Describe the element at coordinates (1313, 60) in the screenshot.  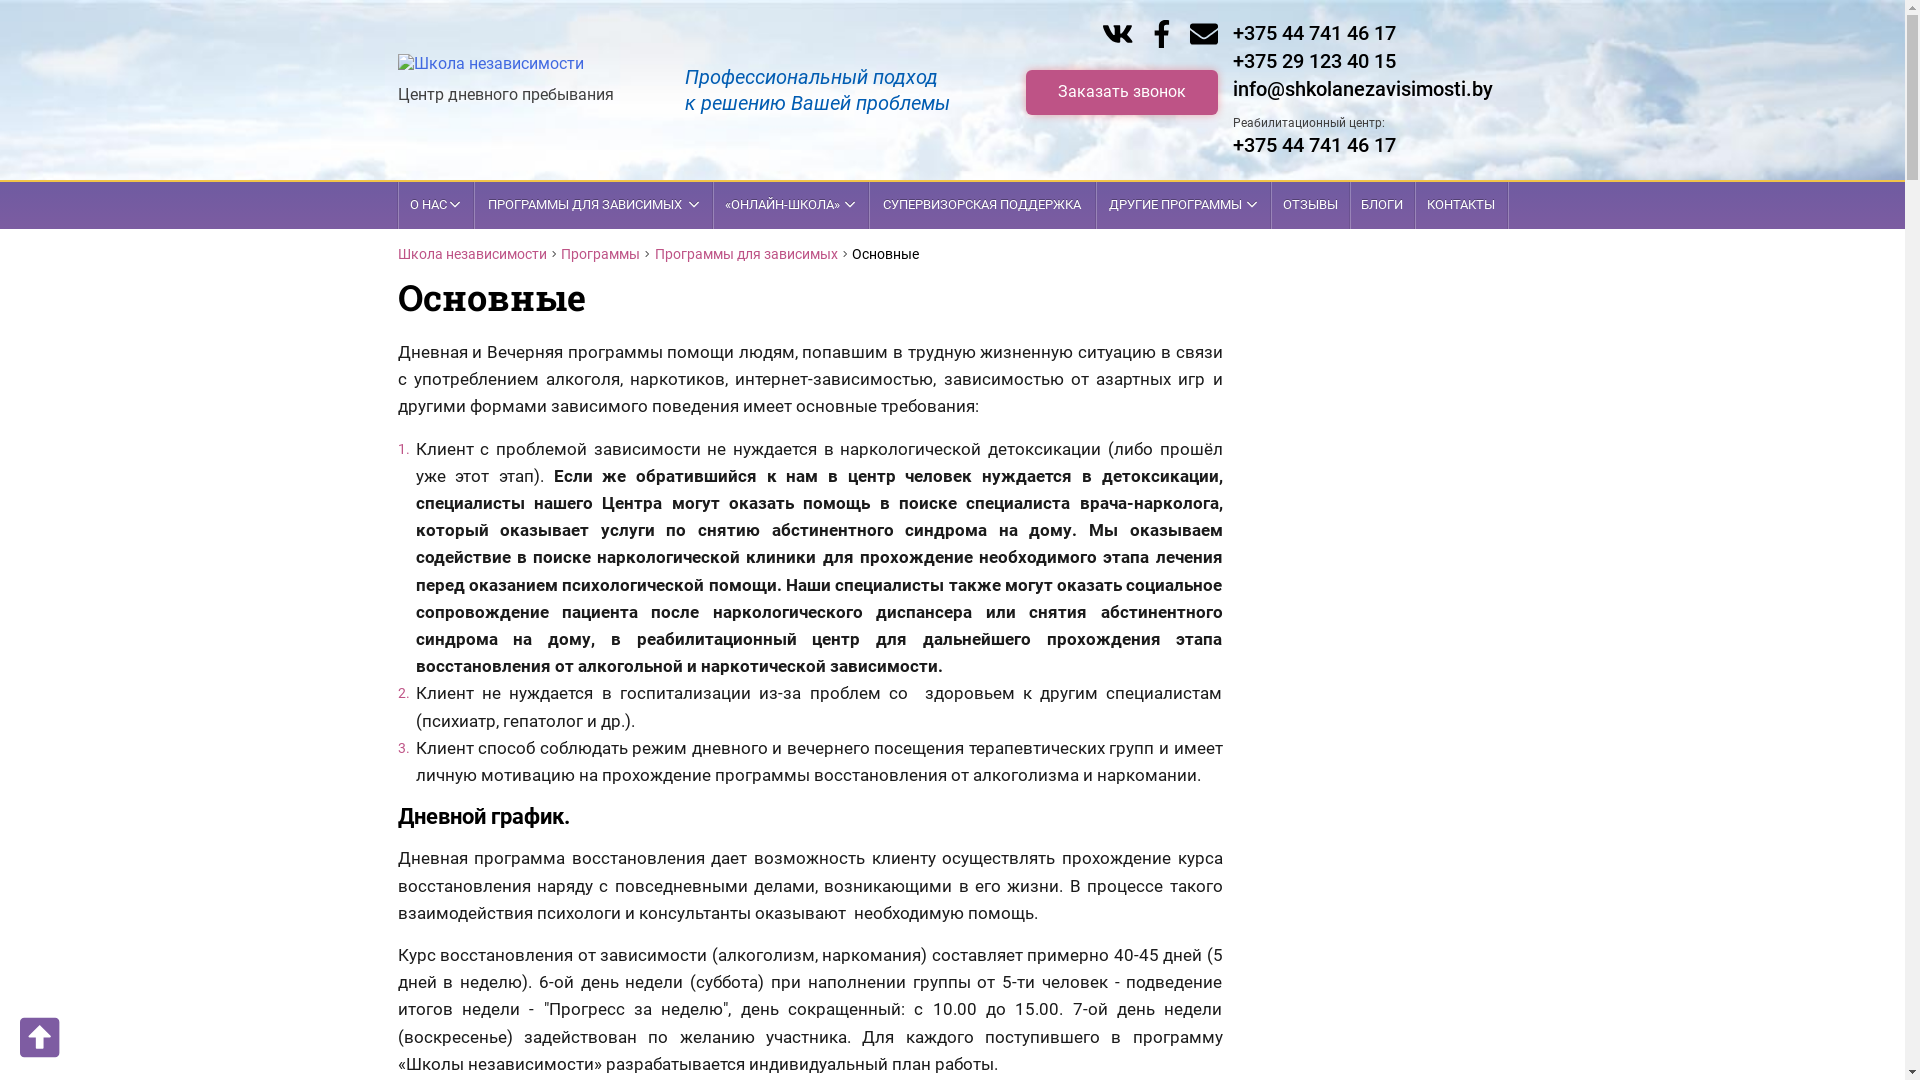
I see `'+375 29 123 40 15'` at that location.